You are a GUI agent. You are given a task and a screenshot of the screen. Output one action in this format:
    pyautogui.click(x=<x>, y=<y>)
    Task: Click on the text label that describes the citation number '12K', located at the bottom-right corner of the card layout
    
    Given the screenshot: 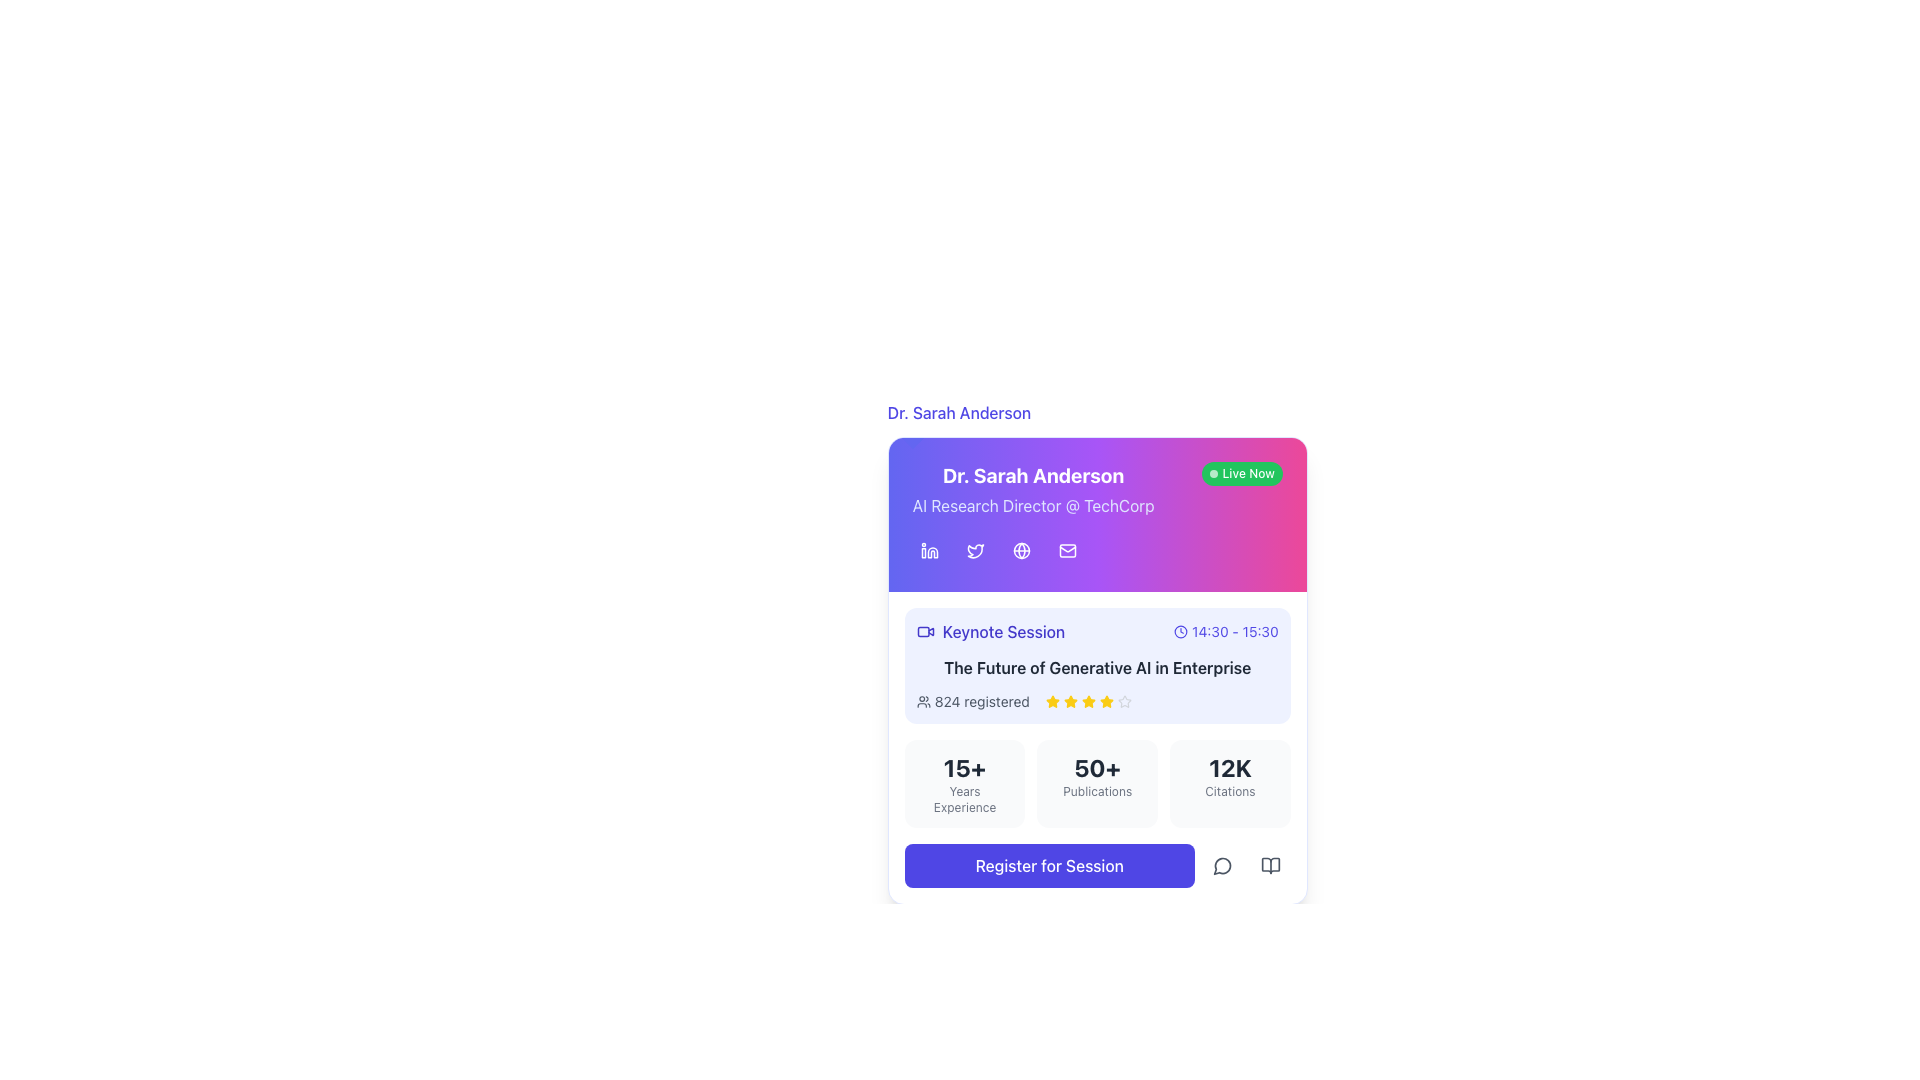 What is the action you would take?
    pyautogui.click(x=1229, y=790)
    